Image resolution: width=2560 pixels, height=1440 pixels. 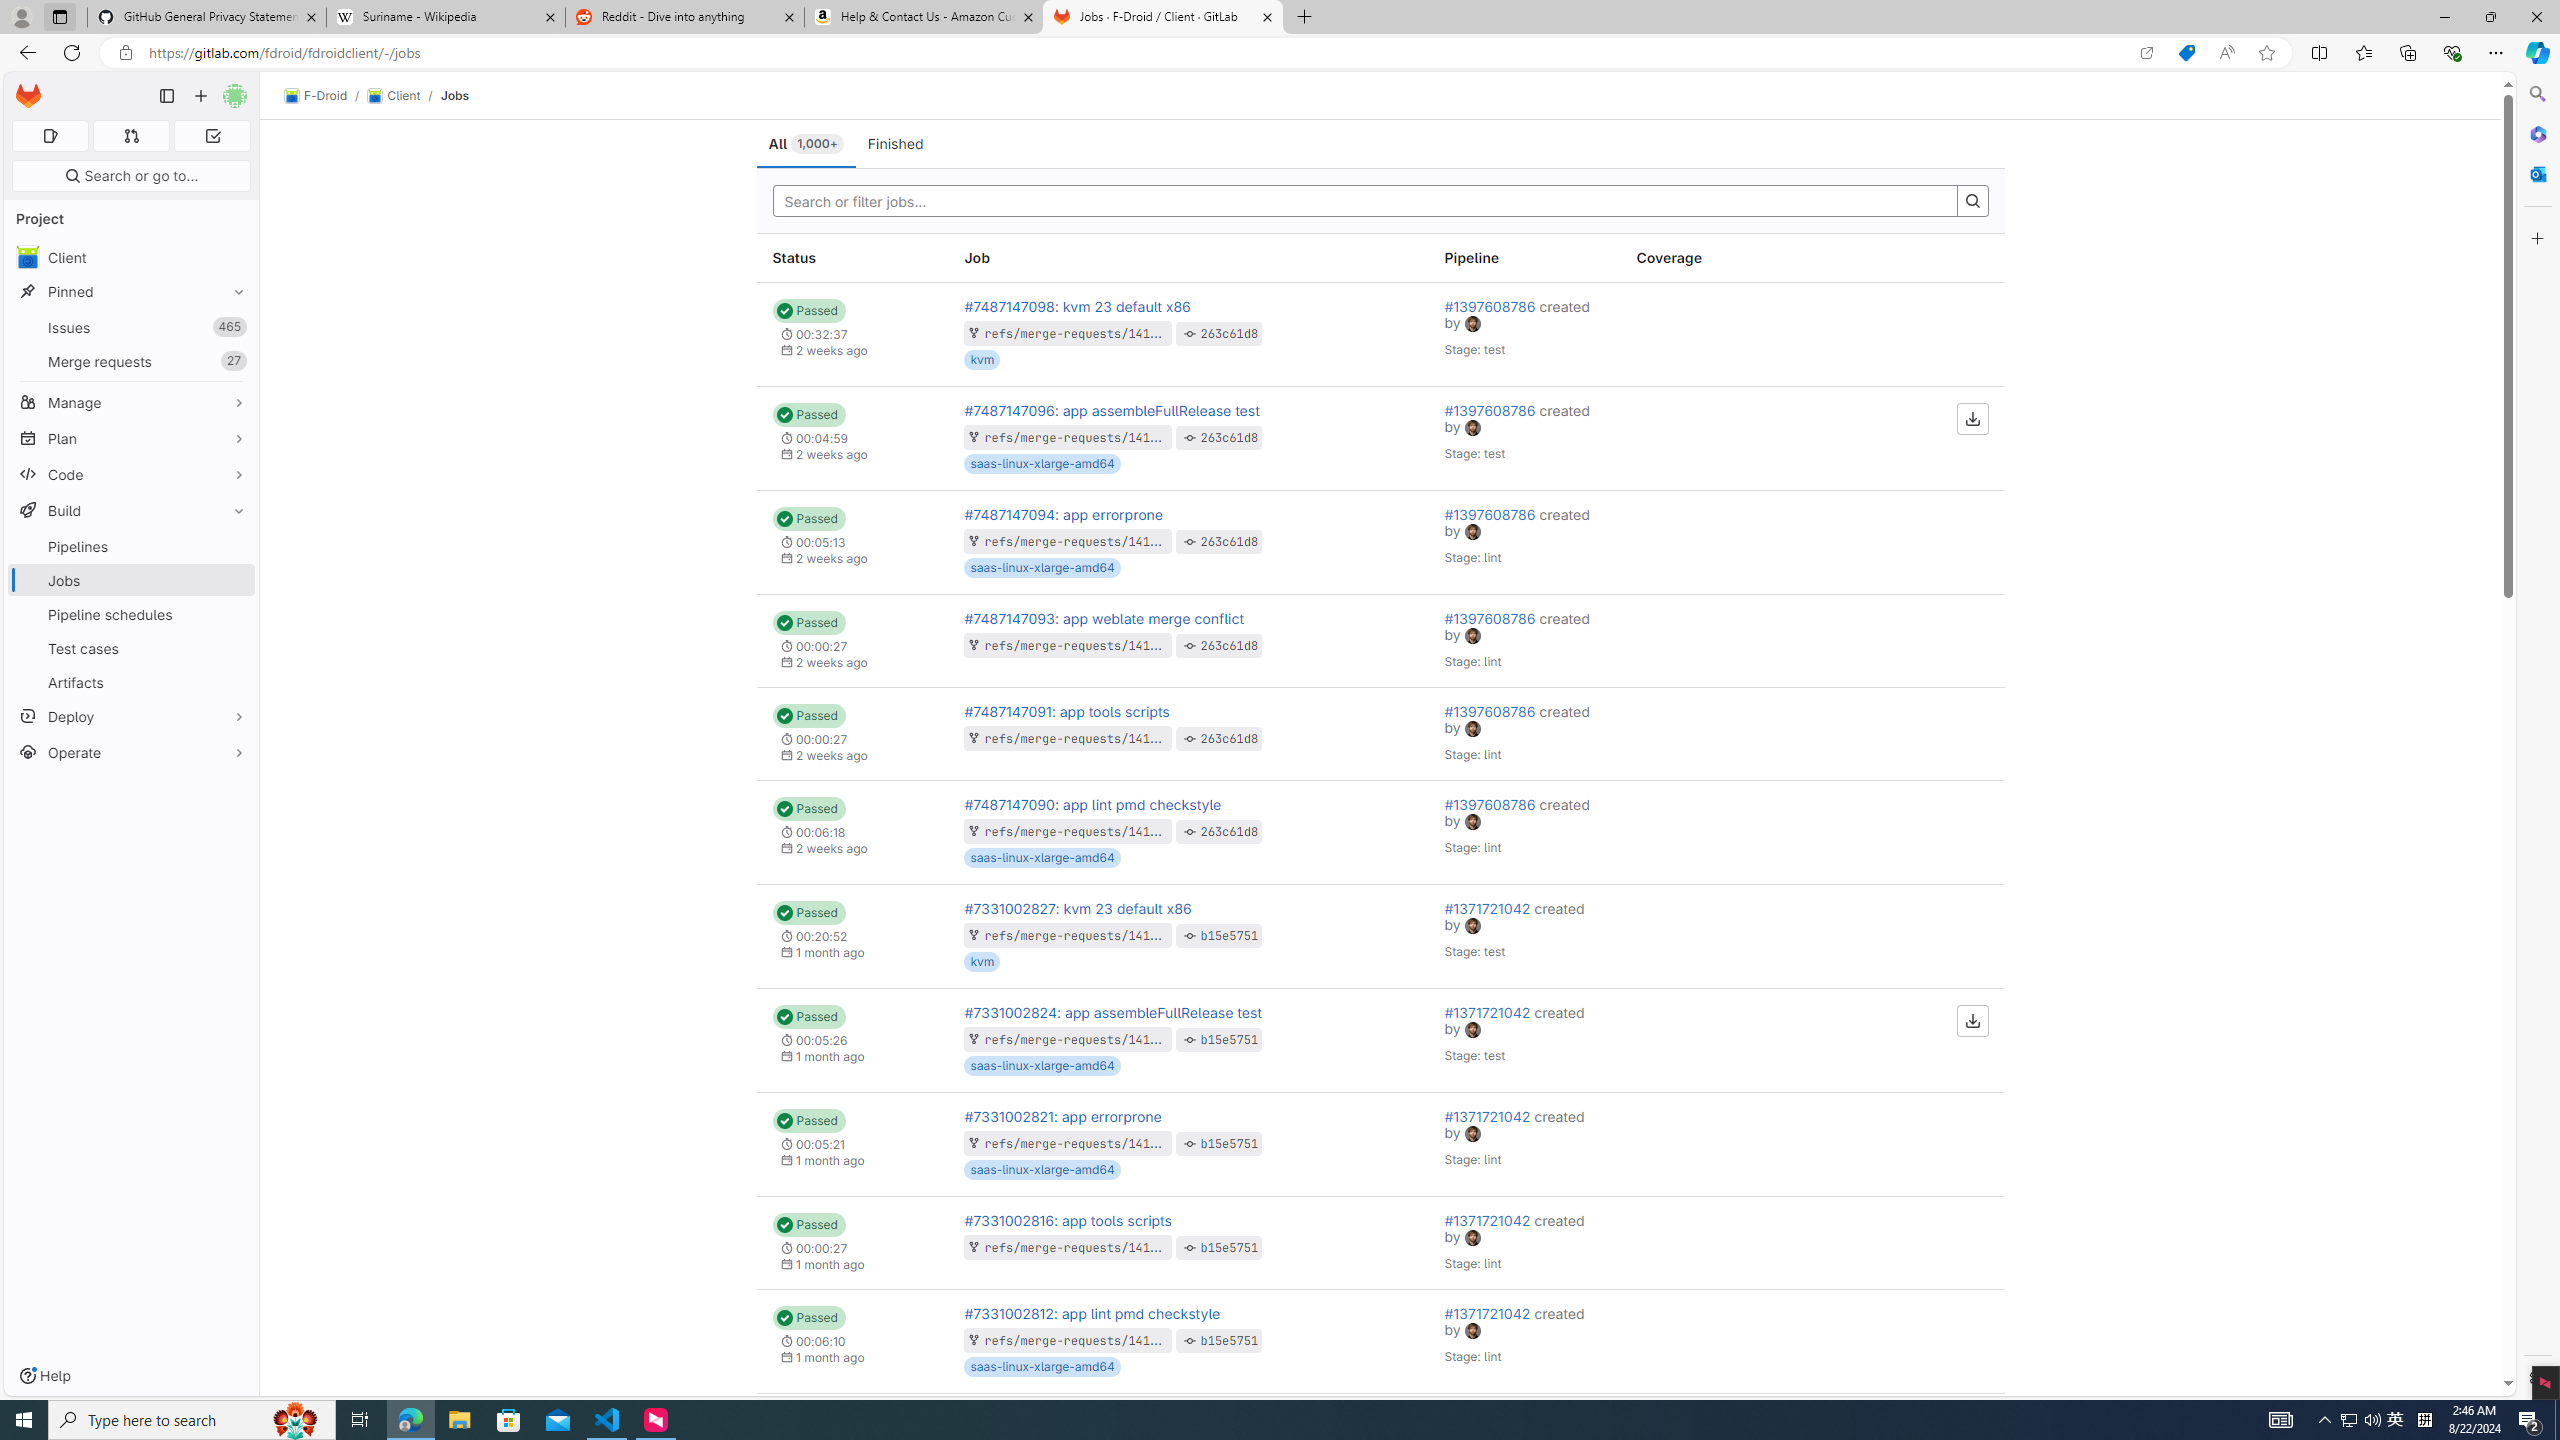 What do you see at coordinates (1524, 257) in the screenshot?
I see `'Pipeline'` at bounding box center [1524, 257].